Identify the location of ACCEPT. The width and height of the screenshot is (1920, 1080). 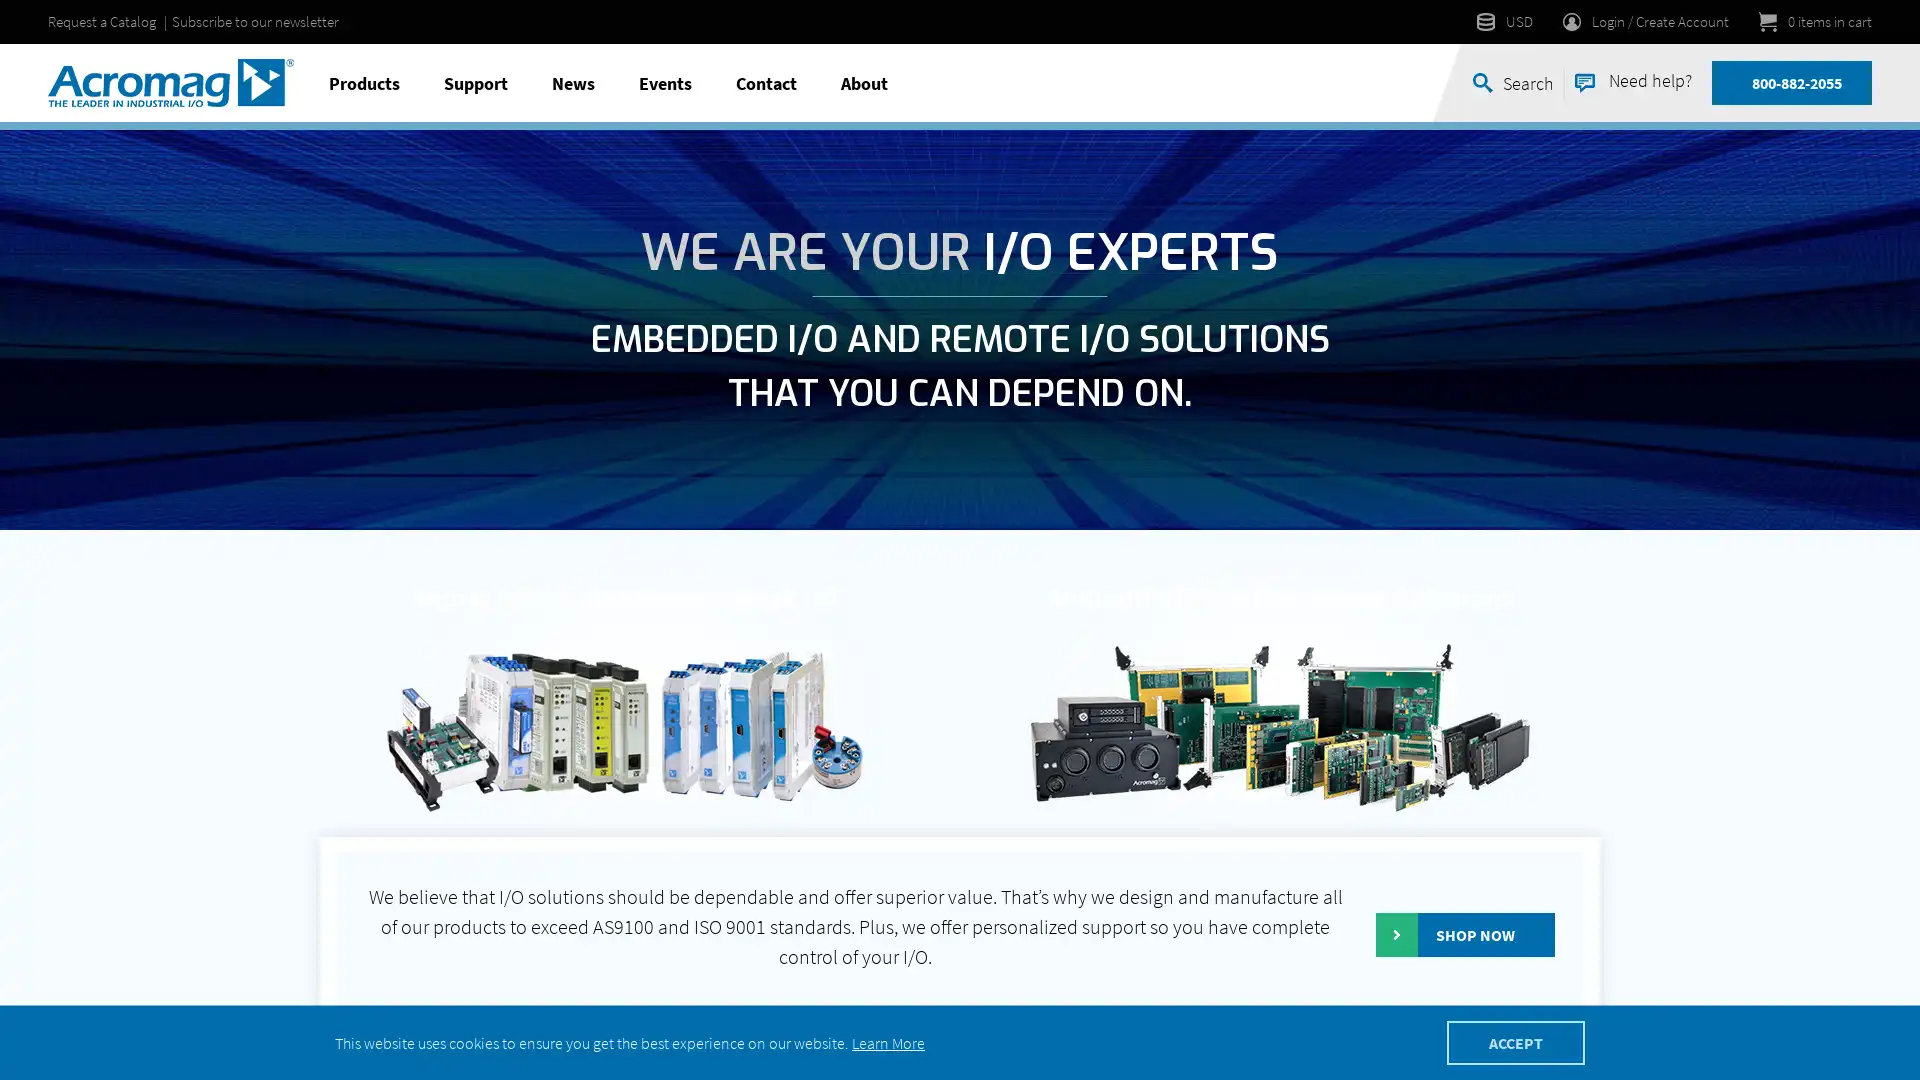
(1516, 1041).